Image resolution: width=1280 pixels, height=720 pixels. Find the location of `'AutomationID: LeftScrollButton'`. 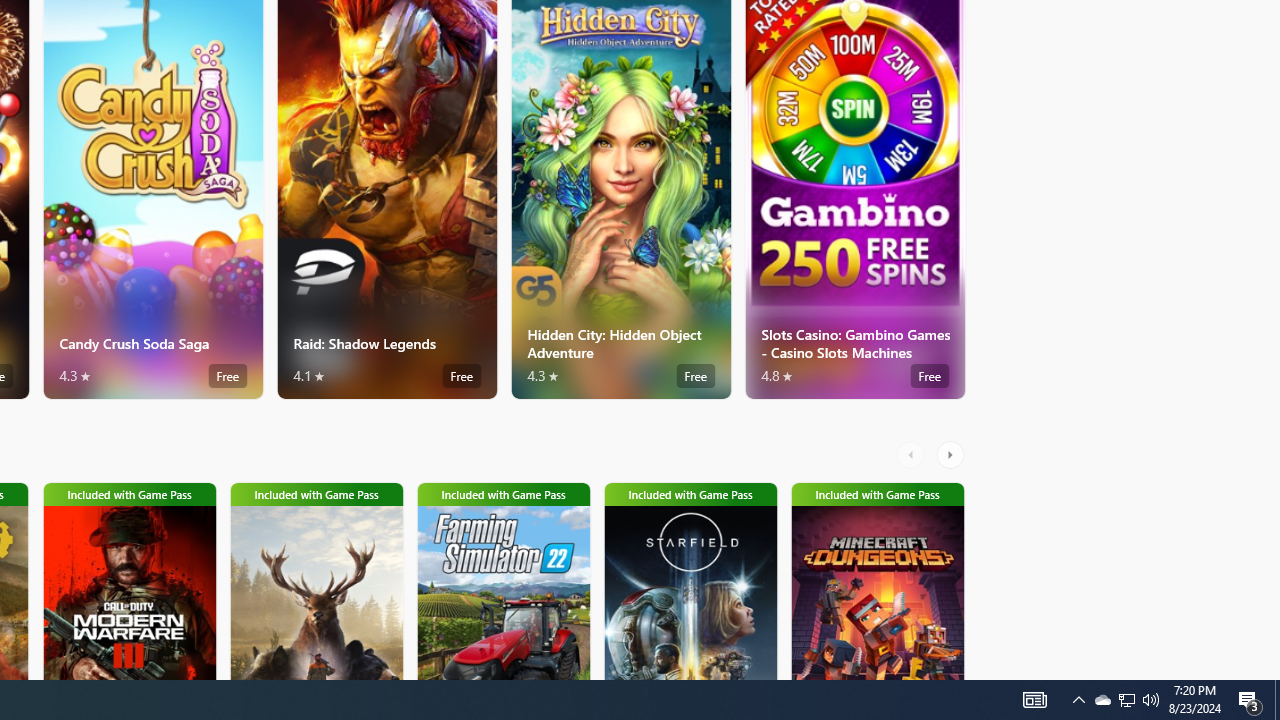

'AutomationID: LeftScrollButton' is located at coordinates (912, 455).